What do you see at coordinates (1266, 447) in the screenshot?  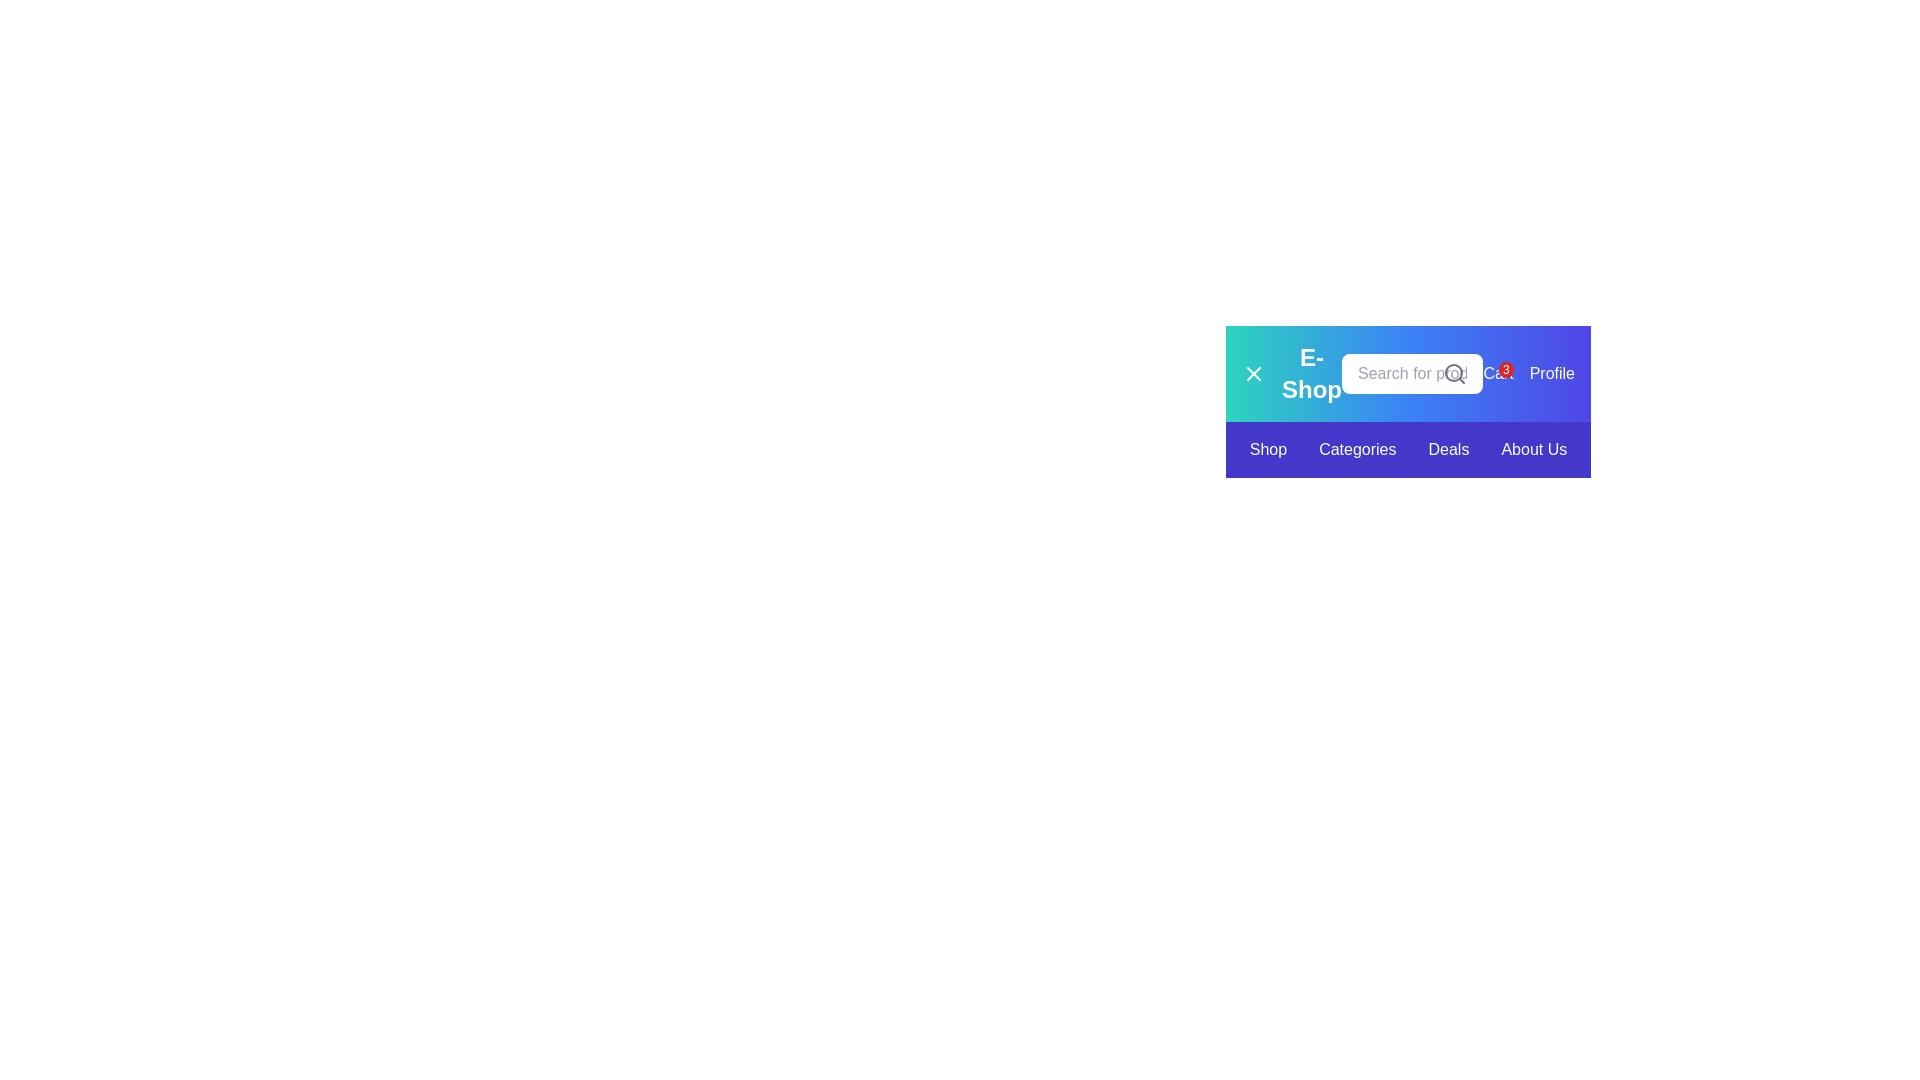 I see `the 'Shop' hyperlink in the navigation bar, which is styled in white on a dark blue background` at bounding box center [1266, 447].